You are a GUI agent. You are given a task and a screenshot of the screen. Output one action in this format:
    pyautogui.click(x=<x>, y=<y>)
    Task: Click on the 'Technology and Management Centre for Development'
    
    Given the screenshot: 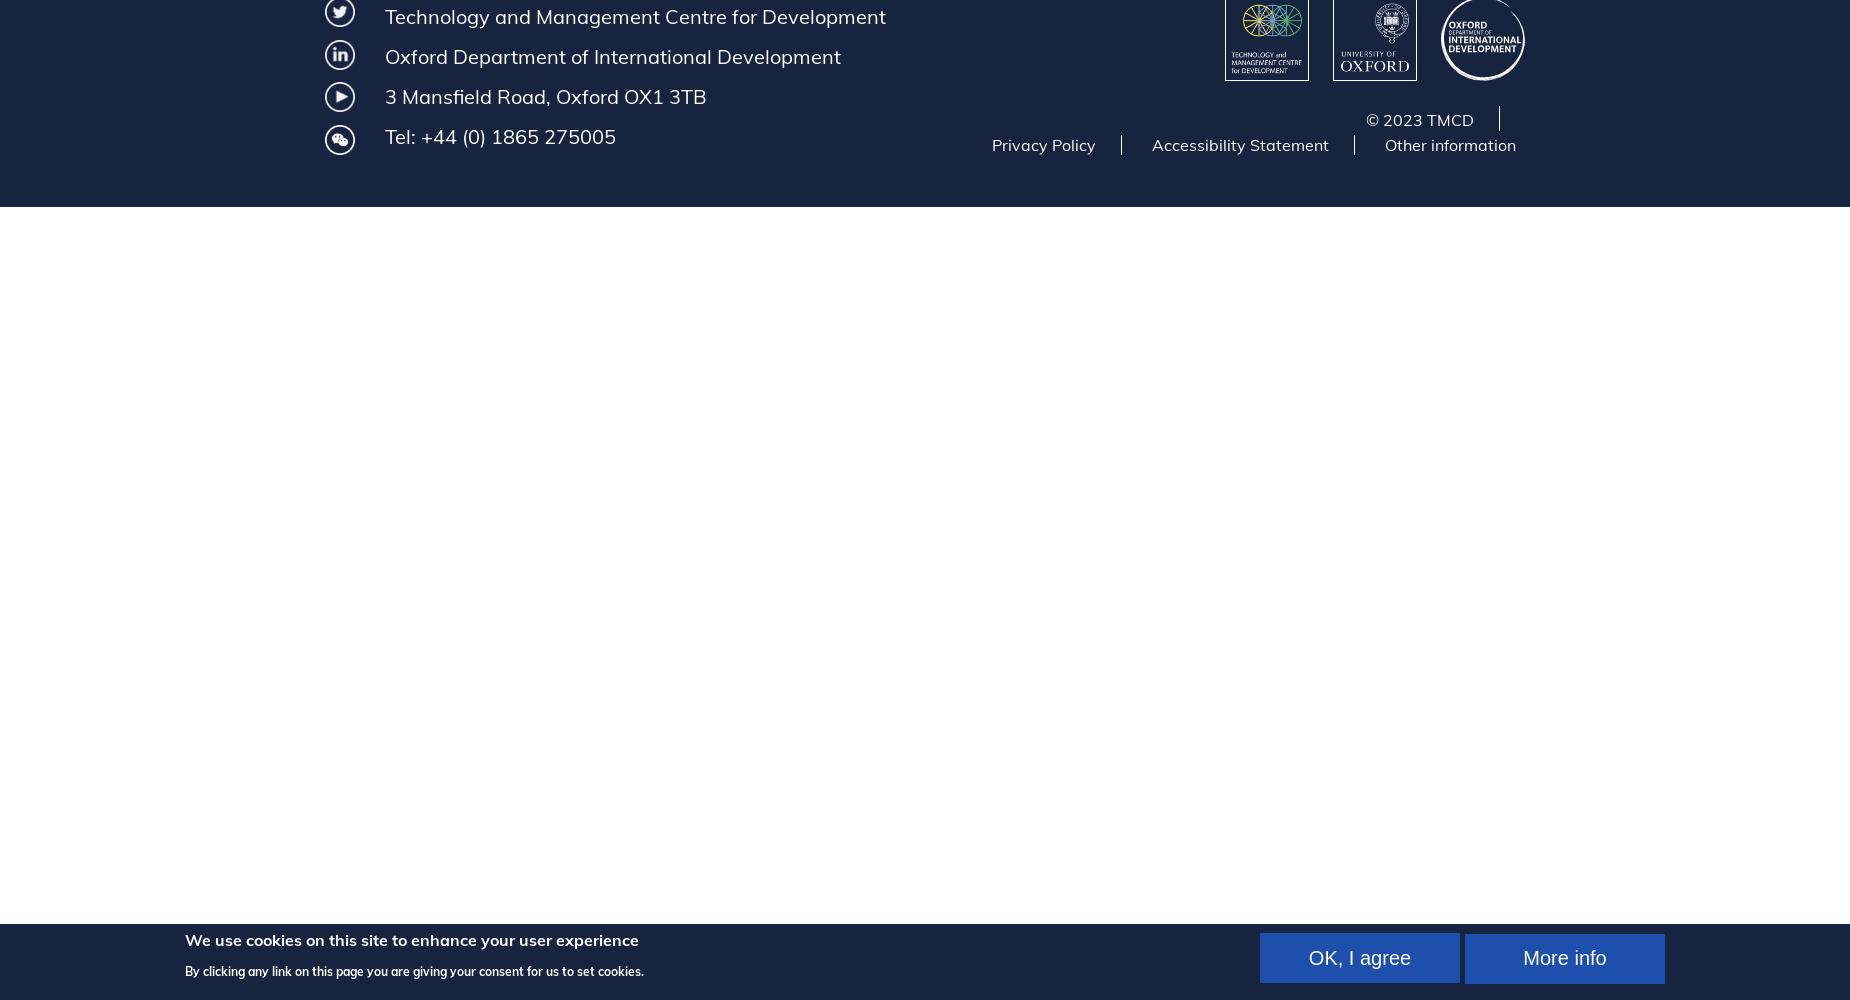 What is the action you would take?
    pyautogui.click(x=383, y=16)
    